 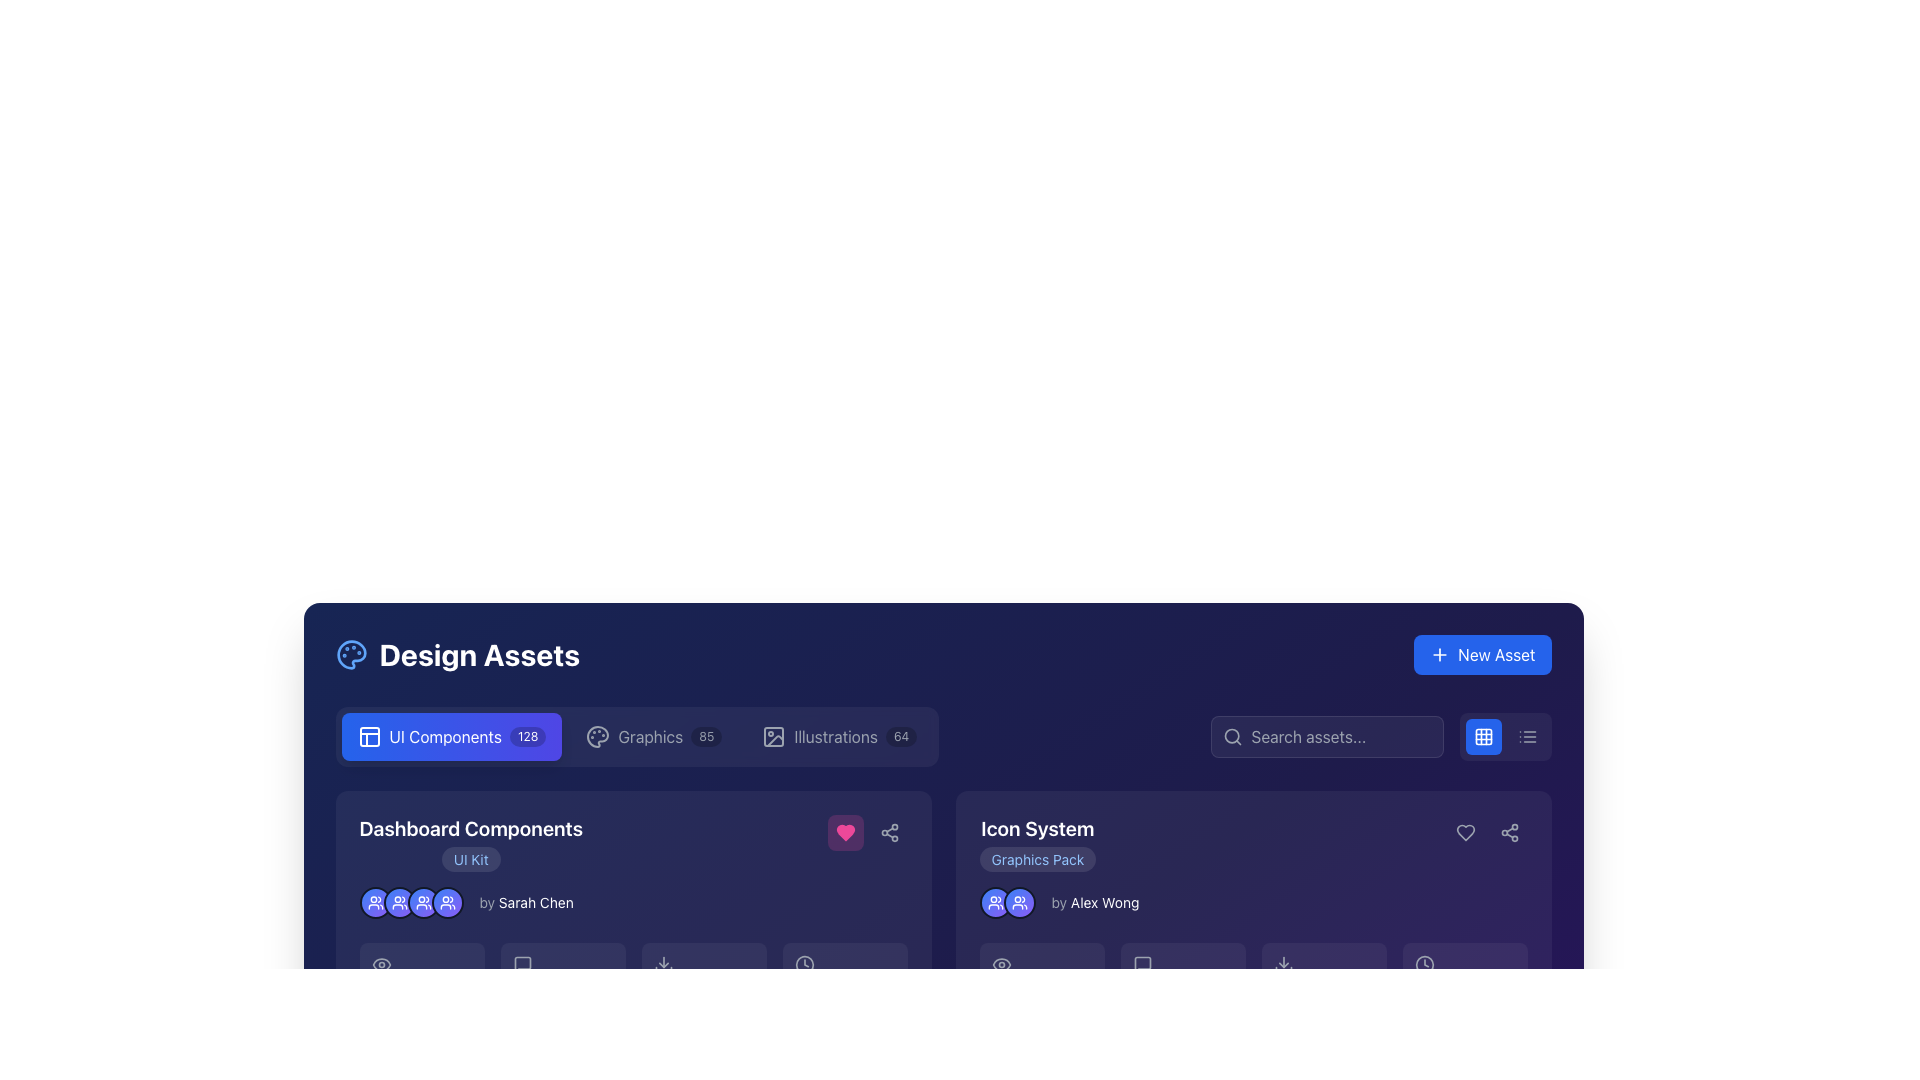 What do you see at coordinates (381, 963) in the screenshot?
I see `the visual indicator icon that displays visibility or views, located above the numeric text '2.4k' in the interface` at bounding box center [381, 963].